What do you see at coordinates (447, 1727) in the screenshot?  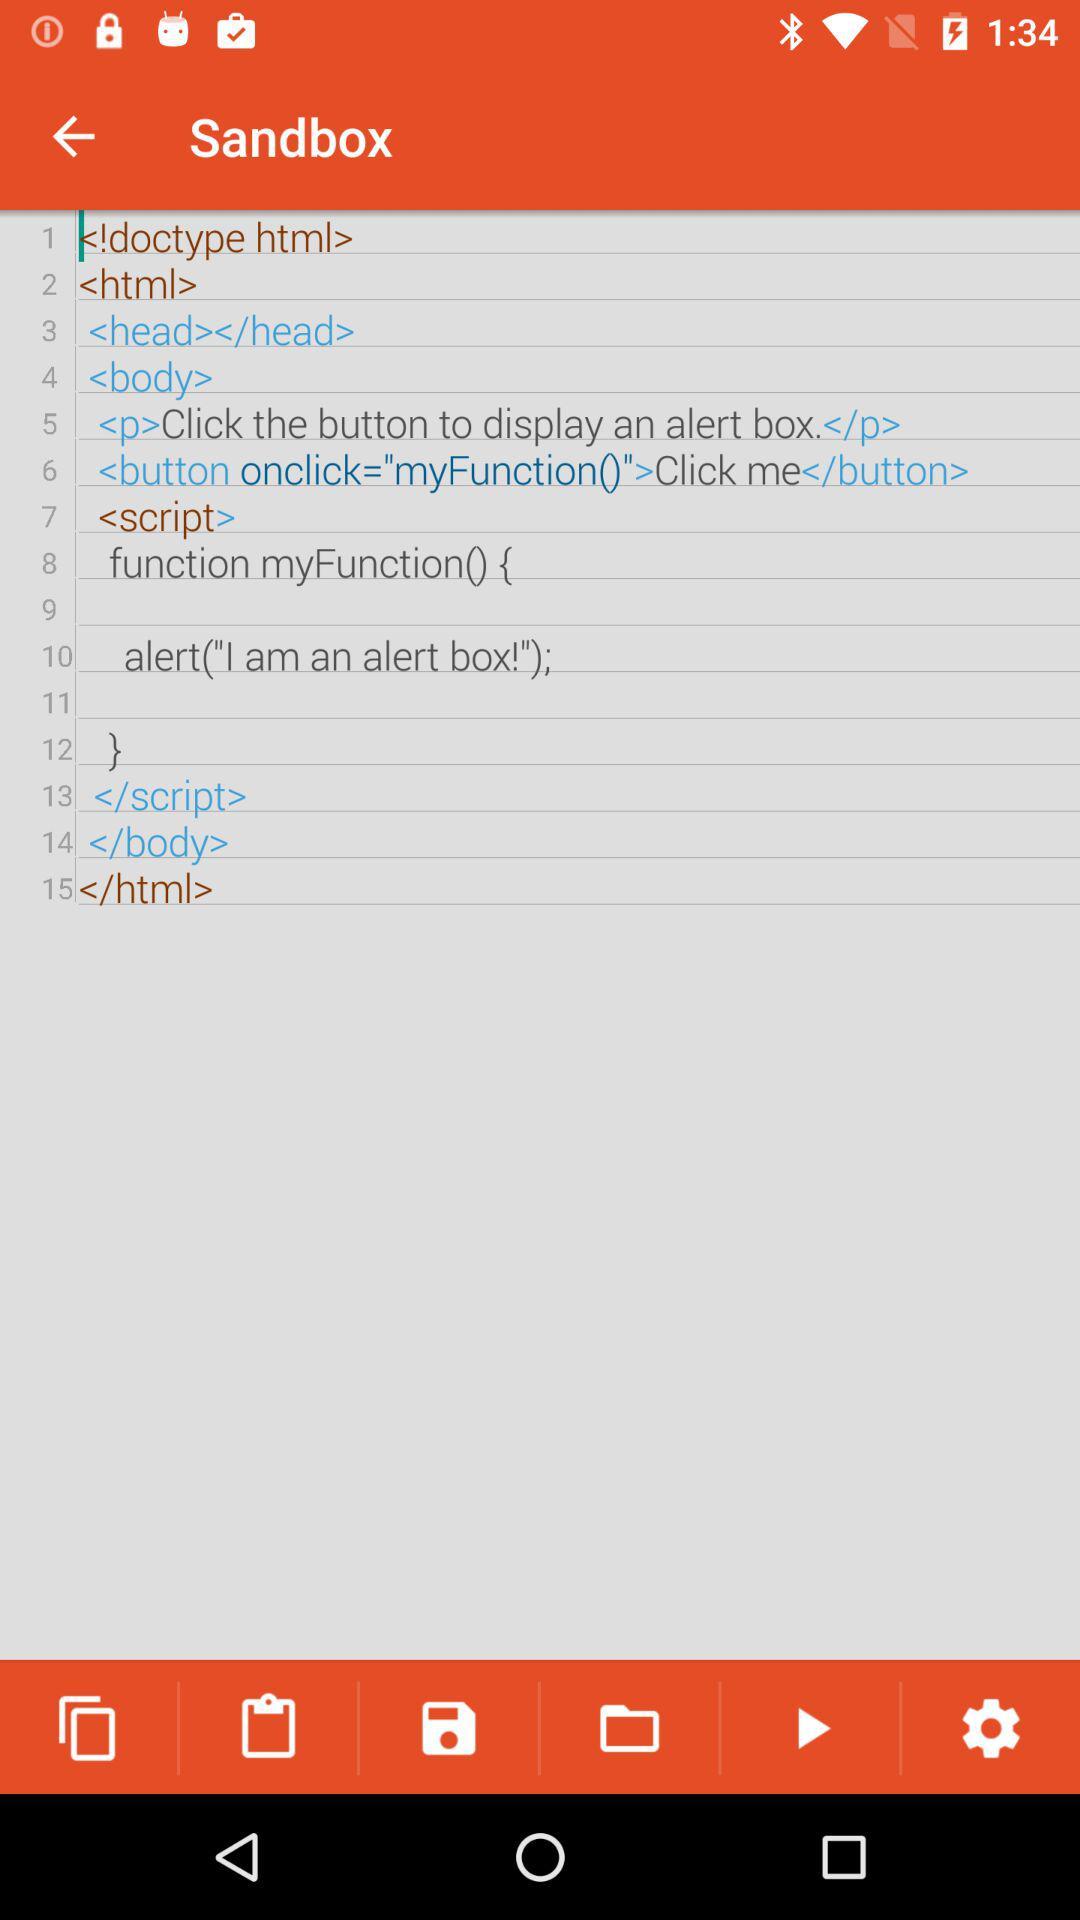 I see `the save icon` at bounding box center [447, 1727].